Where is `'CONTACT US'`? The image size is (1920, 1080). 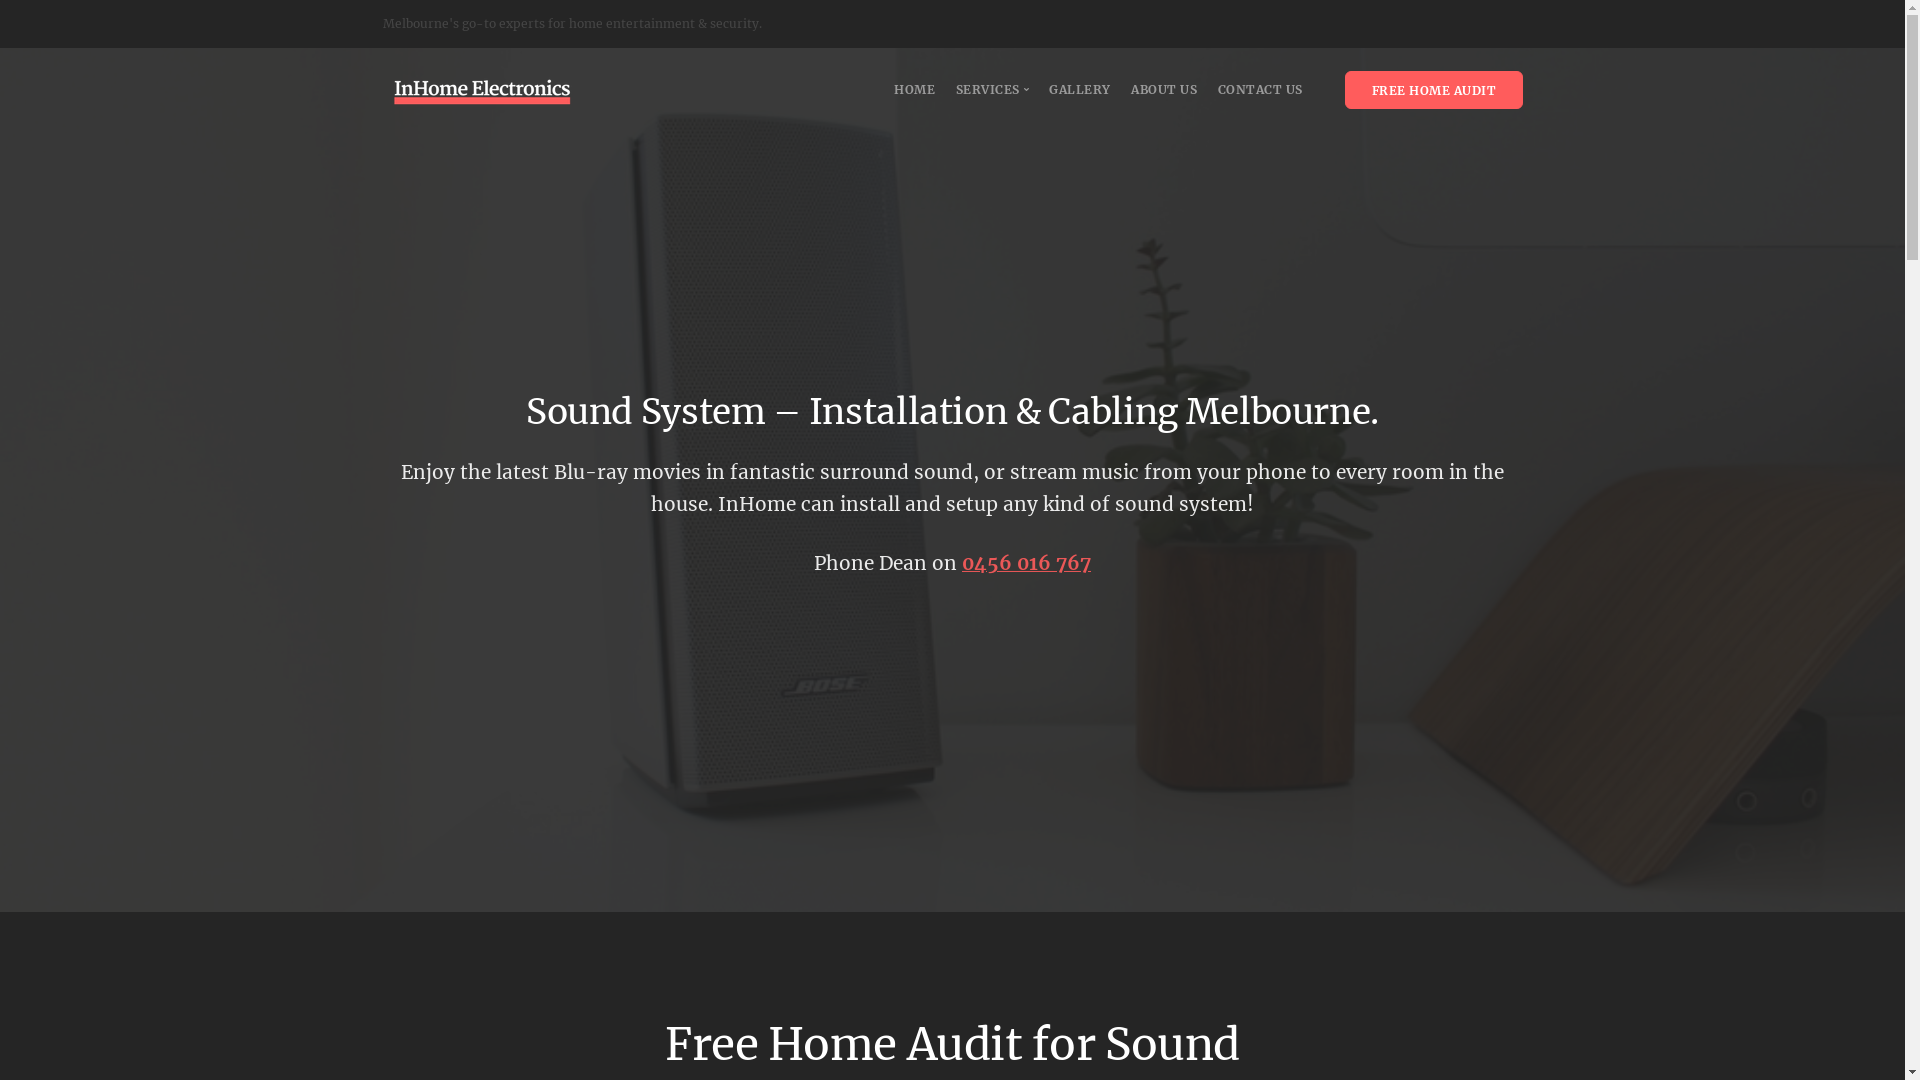
'CONTACT US' is located at coordinates (1217, 88).